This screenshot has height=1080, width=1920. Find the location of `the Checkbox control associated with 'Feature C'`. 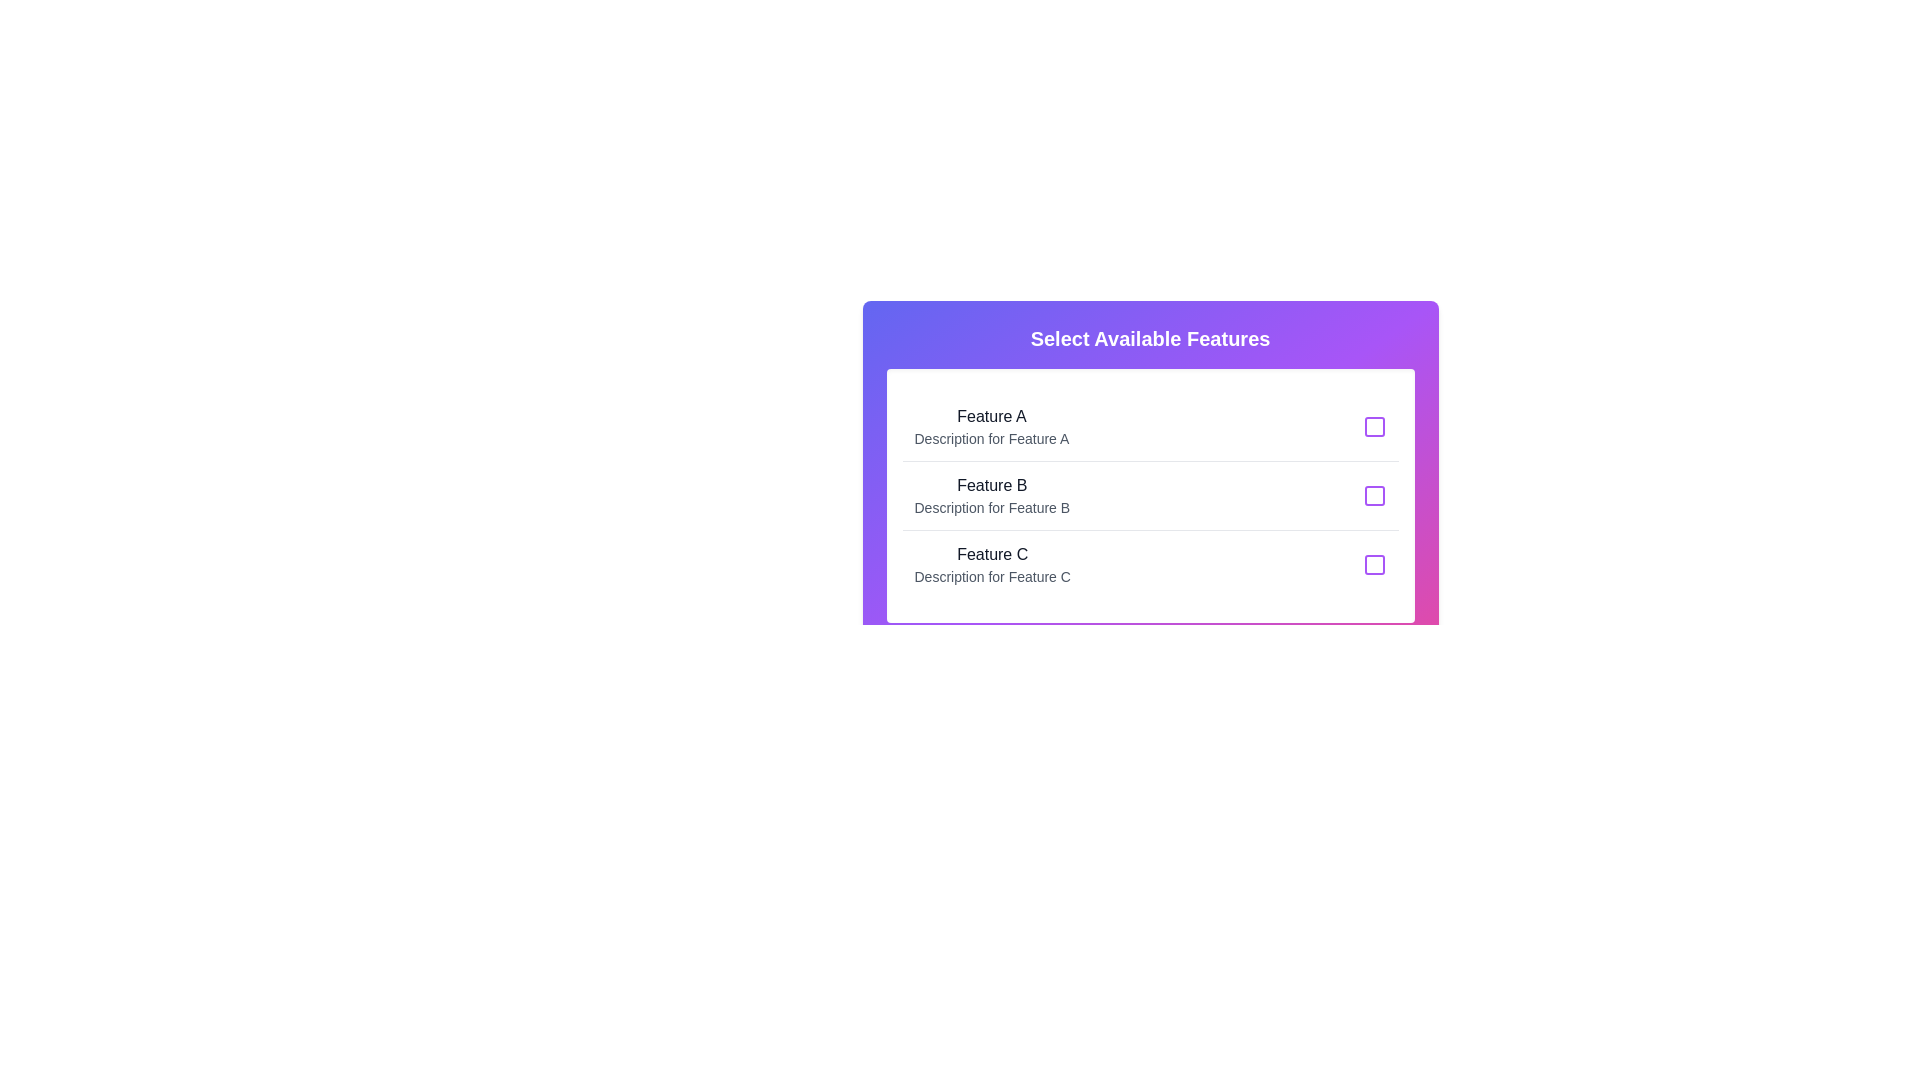

the Checkbox control associated with 'Feature C' is located at coordinates (1373, 564).